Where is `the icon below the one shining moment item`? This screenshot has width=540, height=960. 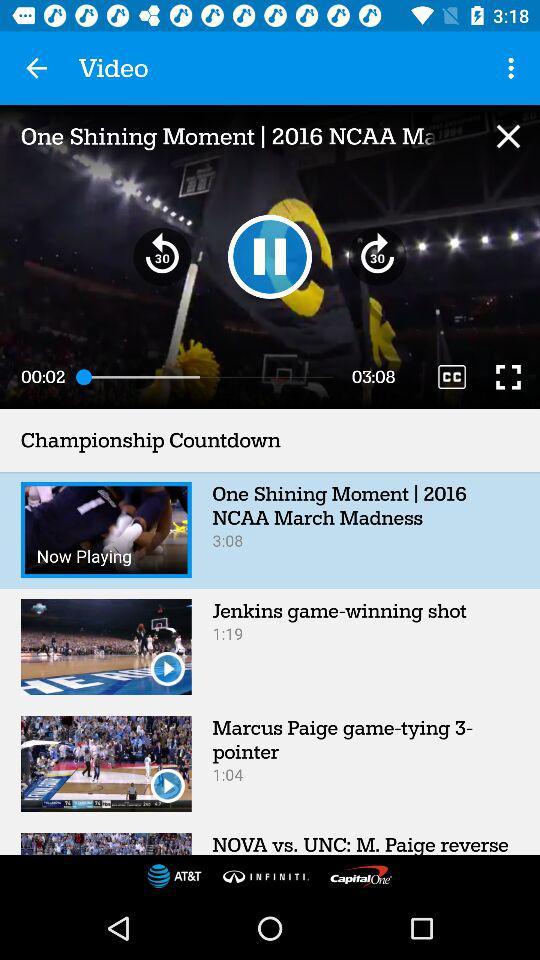
the icon below the one shining moment item is located at coordinates (452, 376).